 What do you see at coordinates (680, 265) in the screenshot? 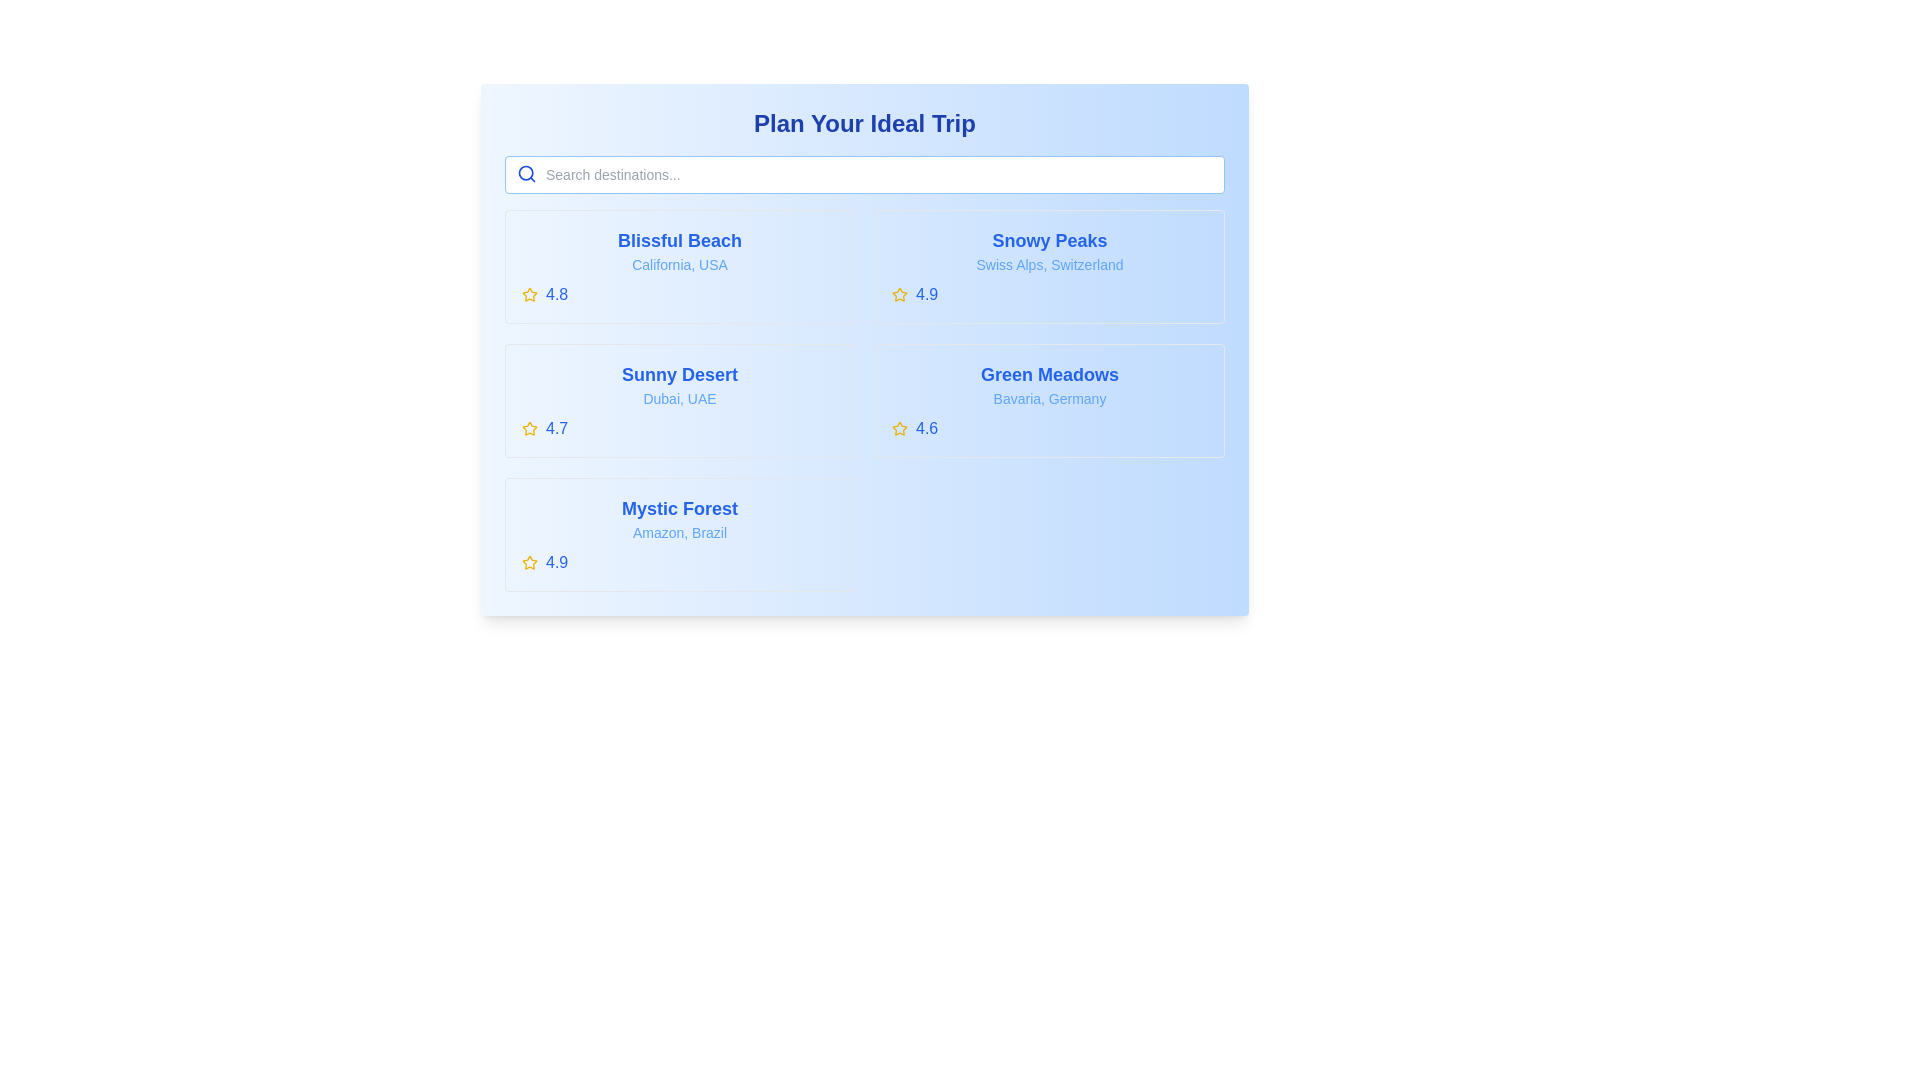
I see `the Card element displaying information about 'Blissful Beach' in California, USA, which has a rating of '4.8' and a yellow star icon` at bounding box center [680, 265].